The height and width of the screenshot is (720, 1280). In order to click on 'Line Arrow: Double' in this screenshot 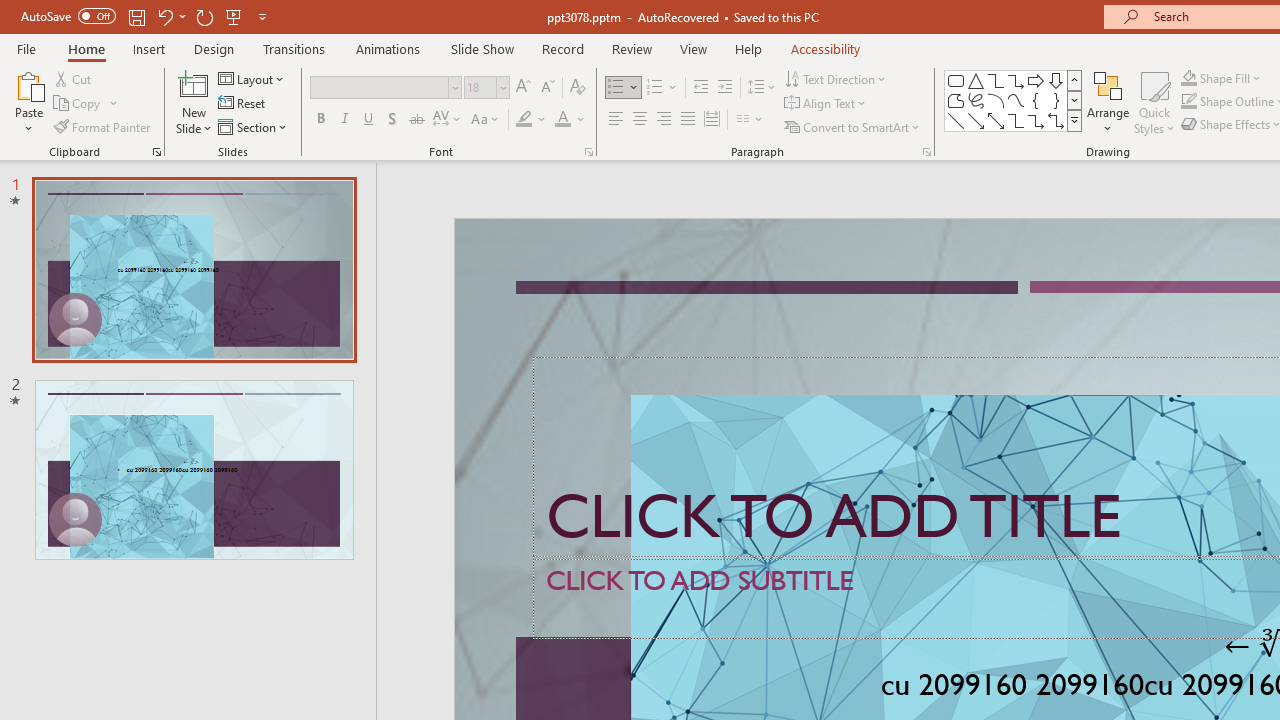, I will do `click(995, 120)`.